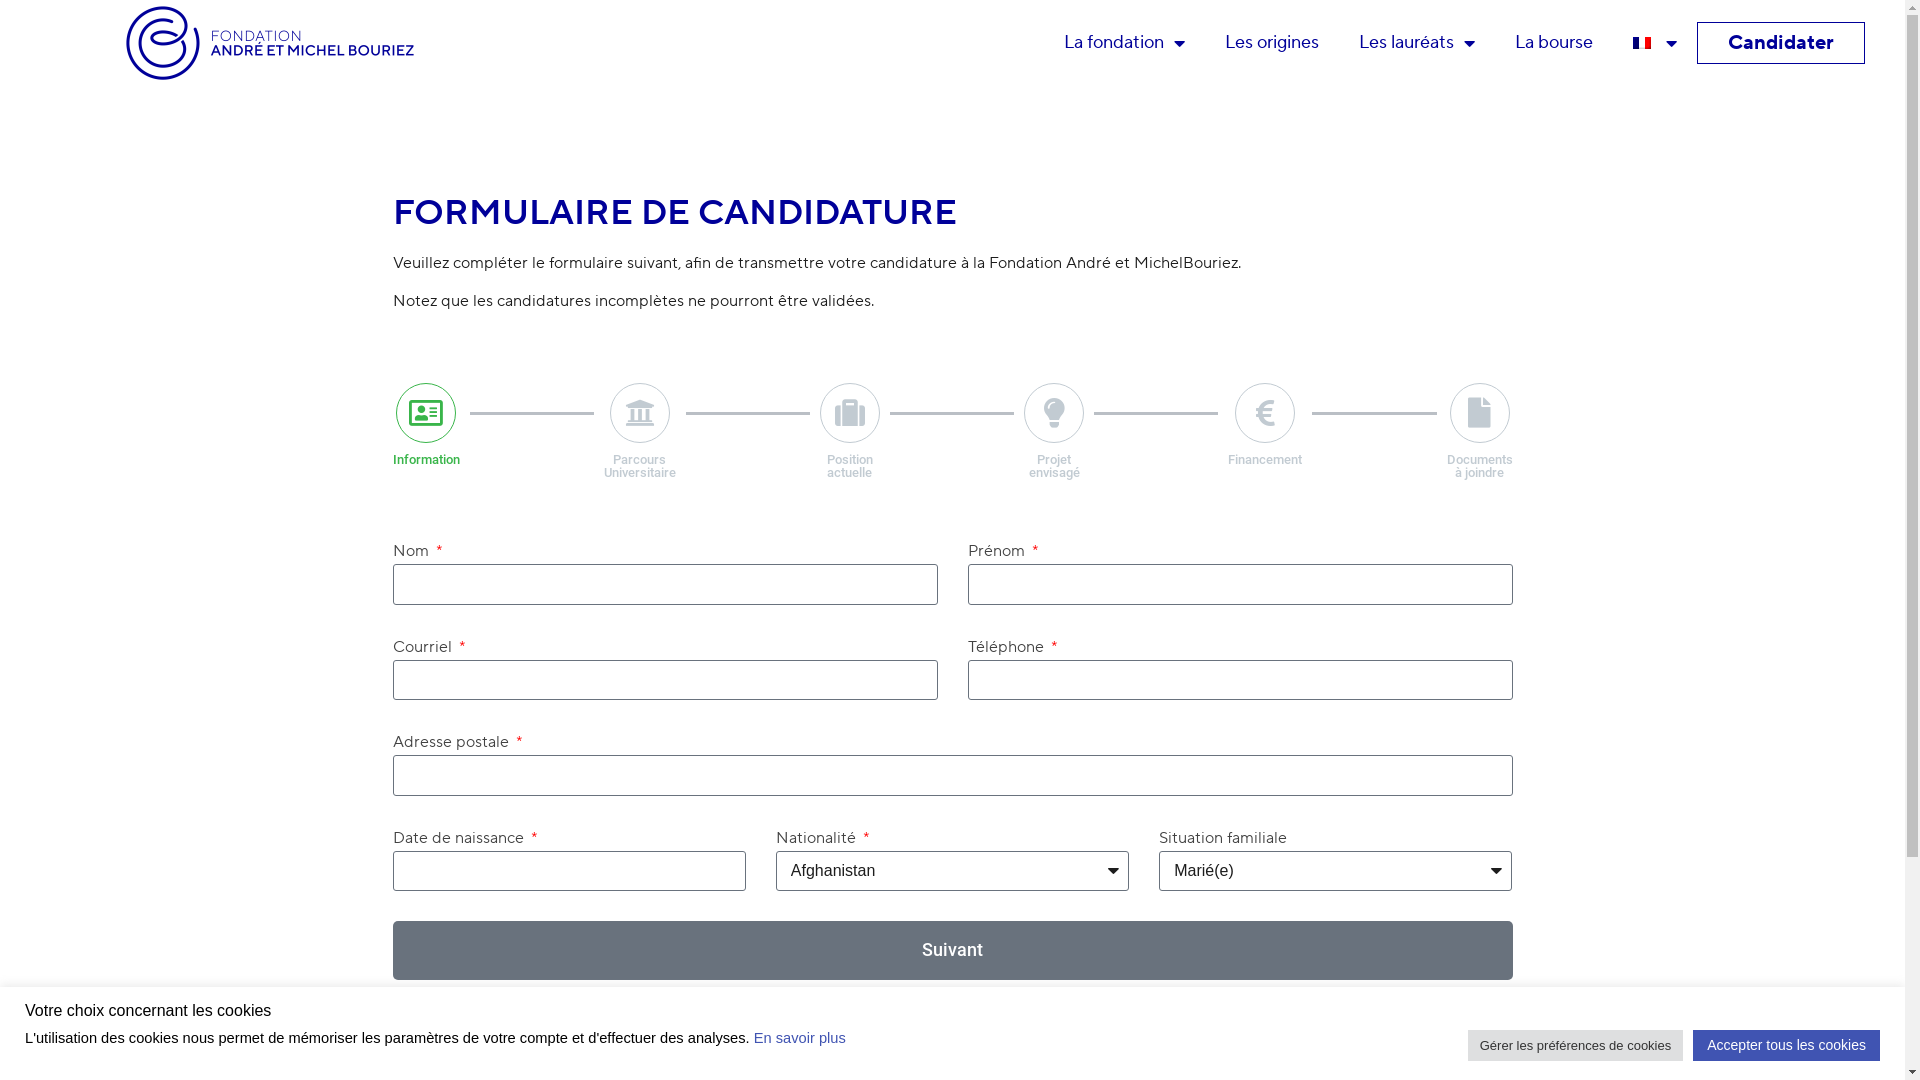  I want to click on 'En savoir plus', so click(752, 1036).